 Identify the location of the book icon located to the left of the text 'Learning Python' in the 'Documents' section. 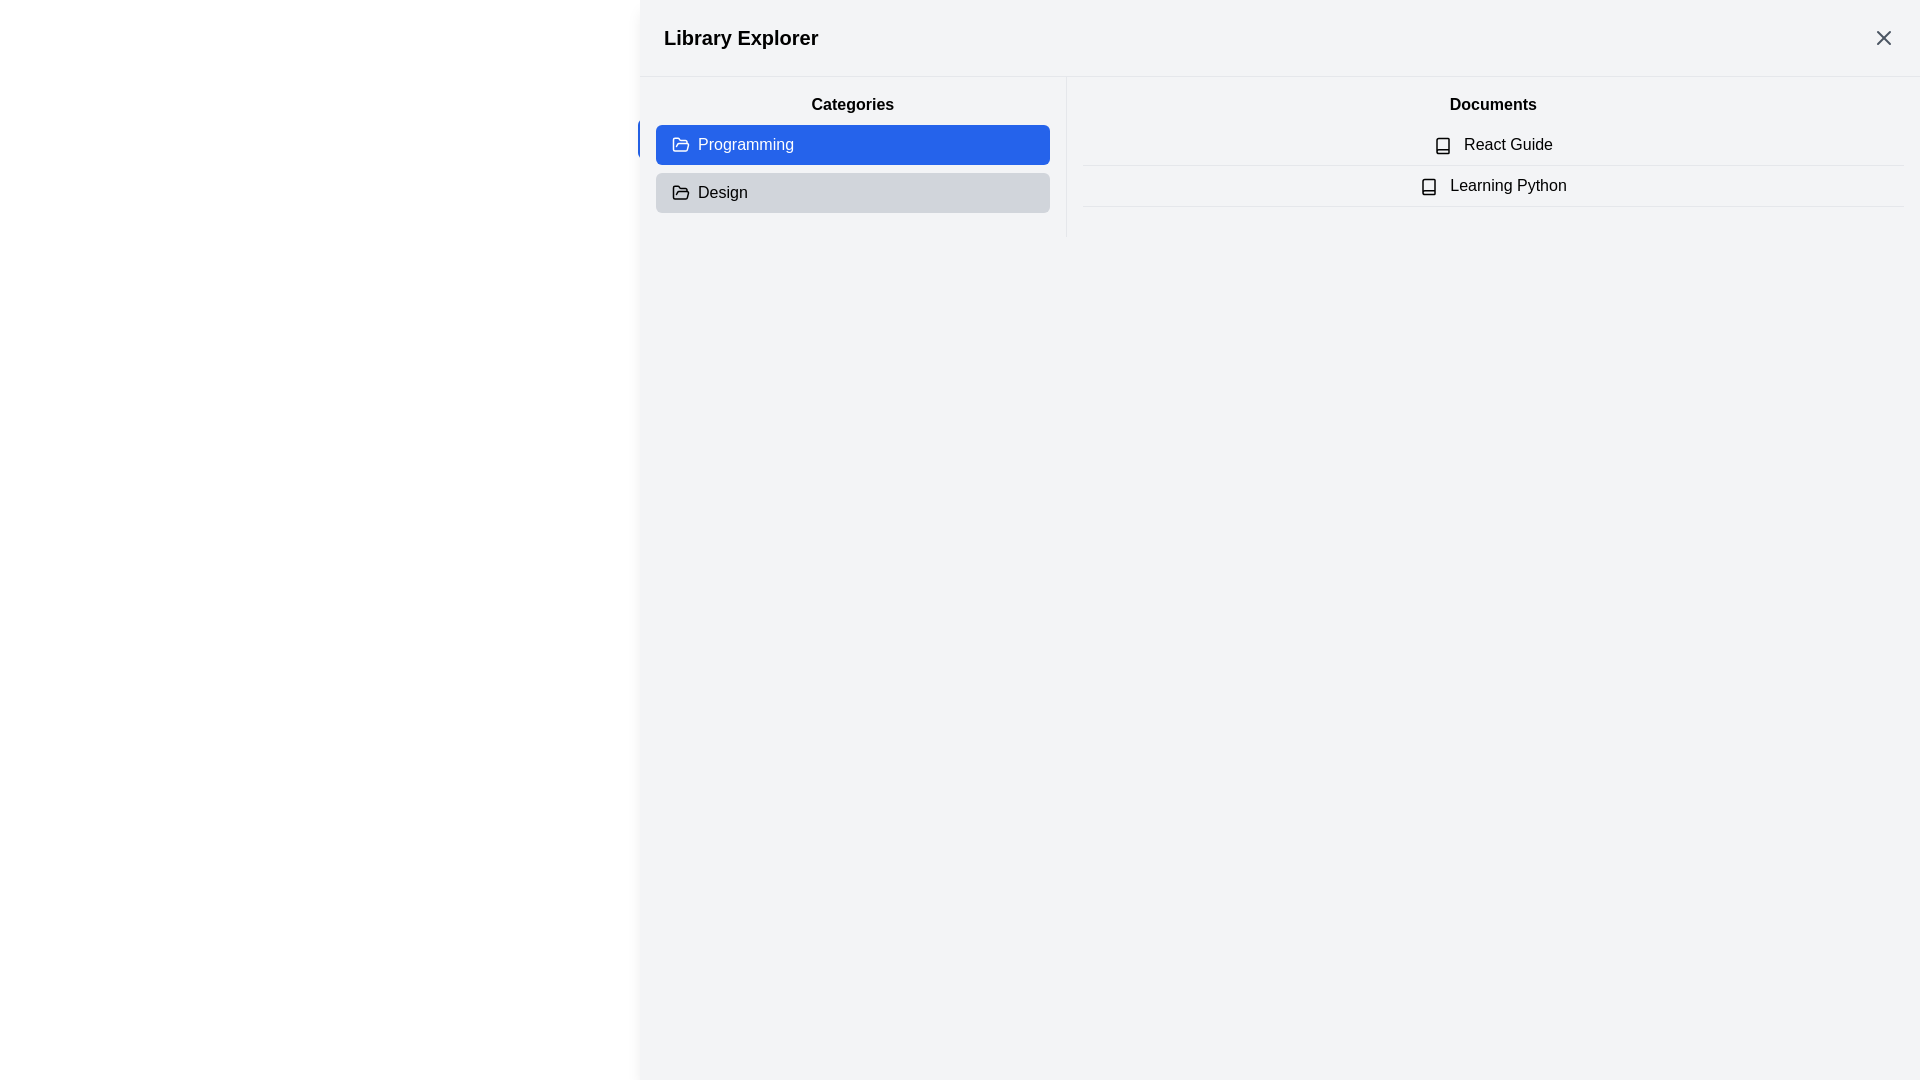
(1442, 144).